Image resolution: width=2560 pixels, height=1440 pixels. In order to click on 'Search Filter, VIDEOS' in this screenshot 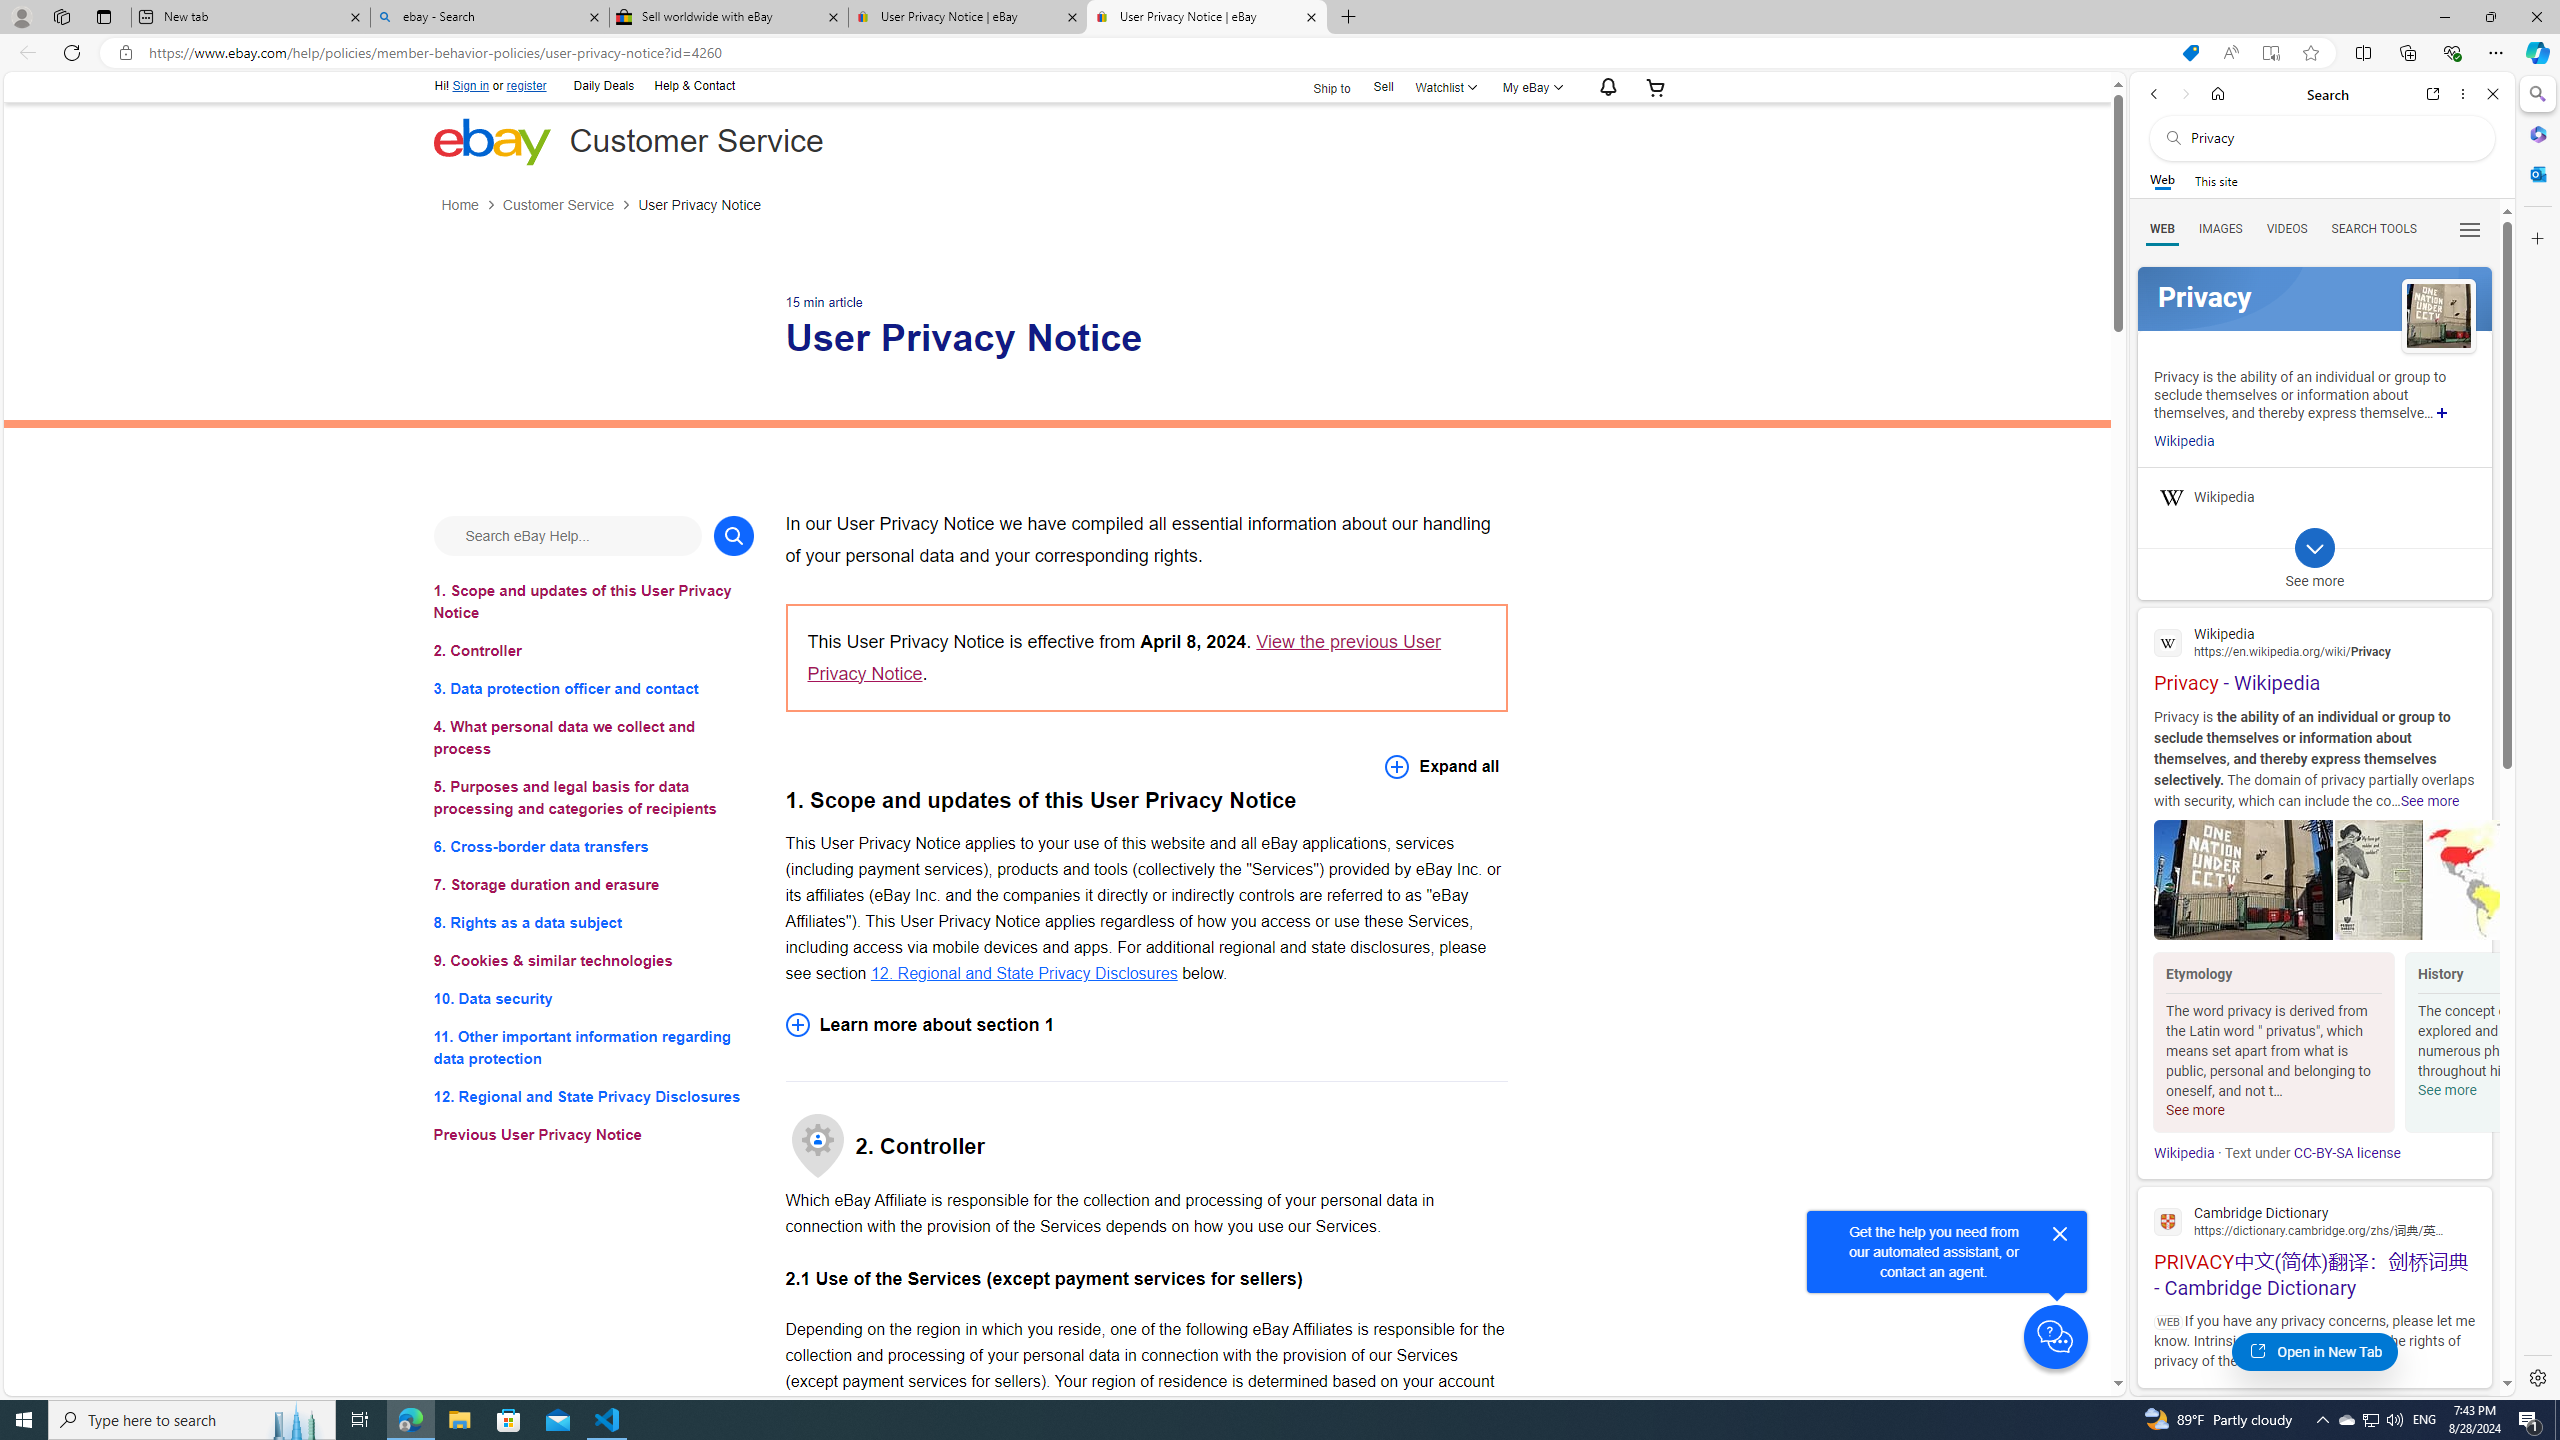, I will do `click(2286, 227)`.